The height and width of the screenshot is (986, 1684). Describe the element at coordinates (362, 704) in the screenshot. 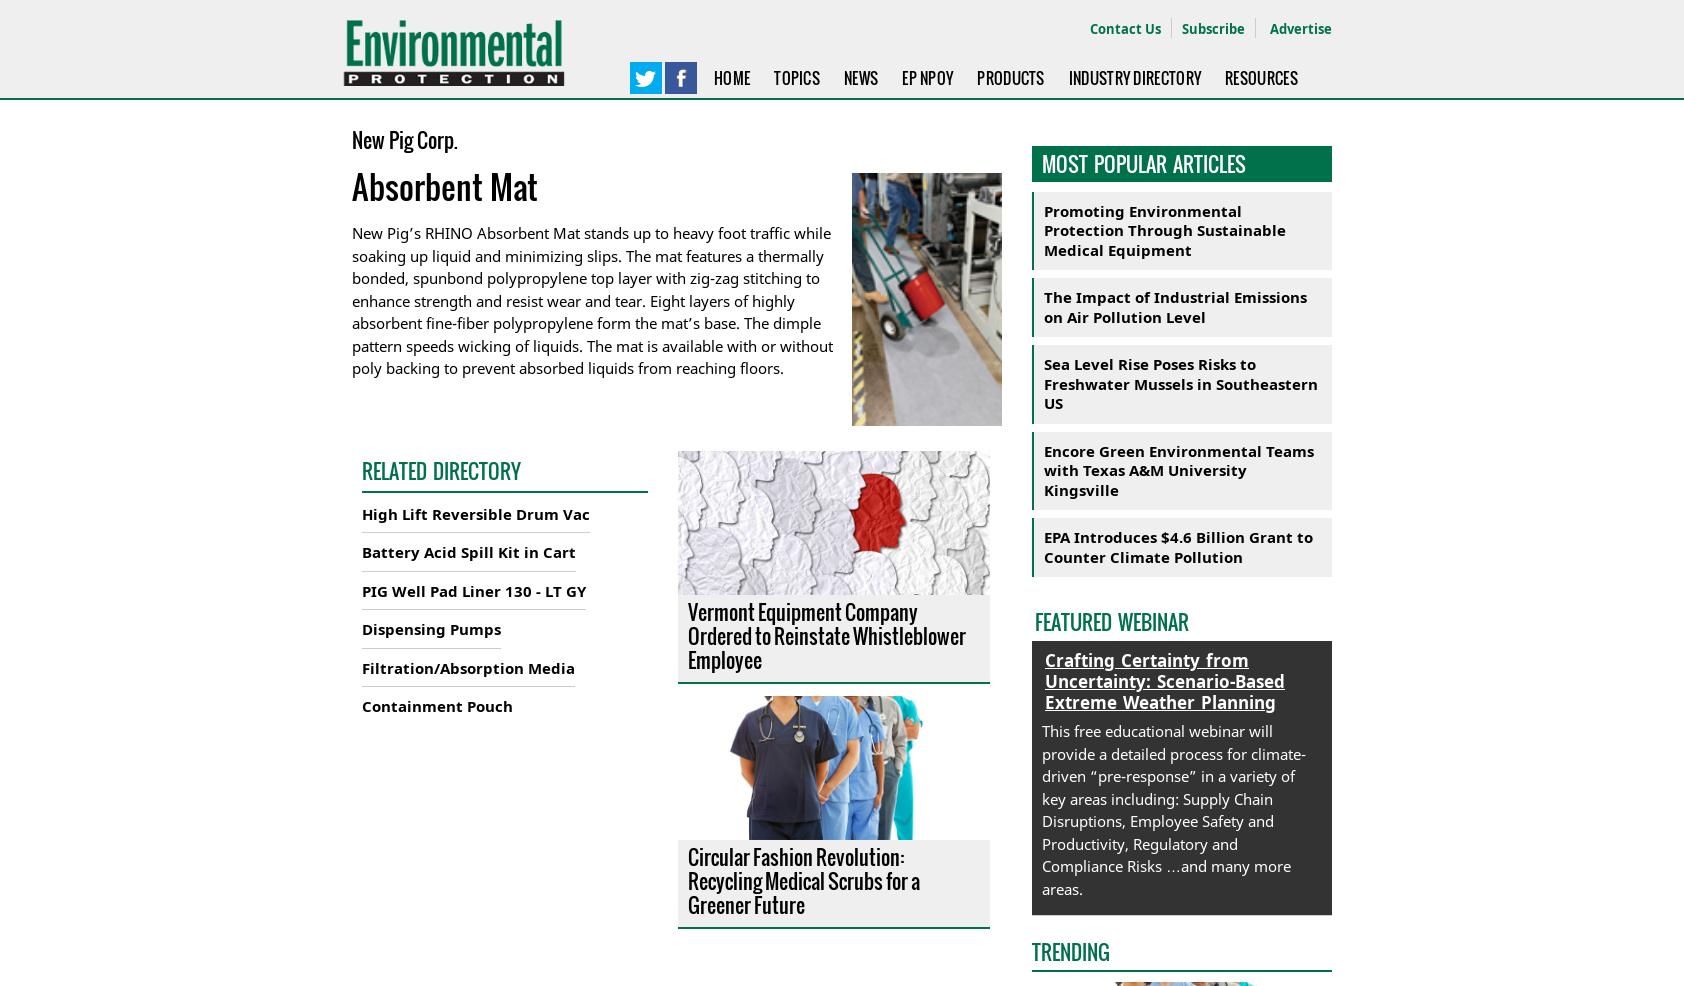

I see `'Containment Pouch'` at that location.